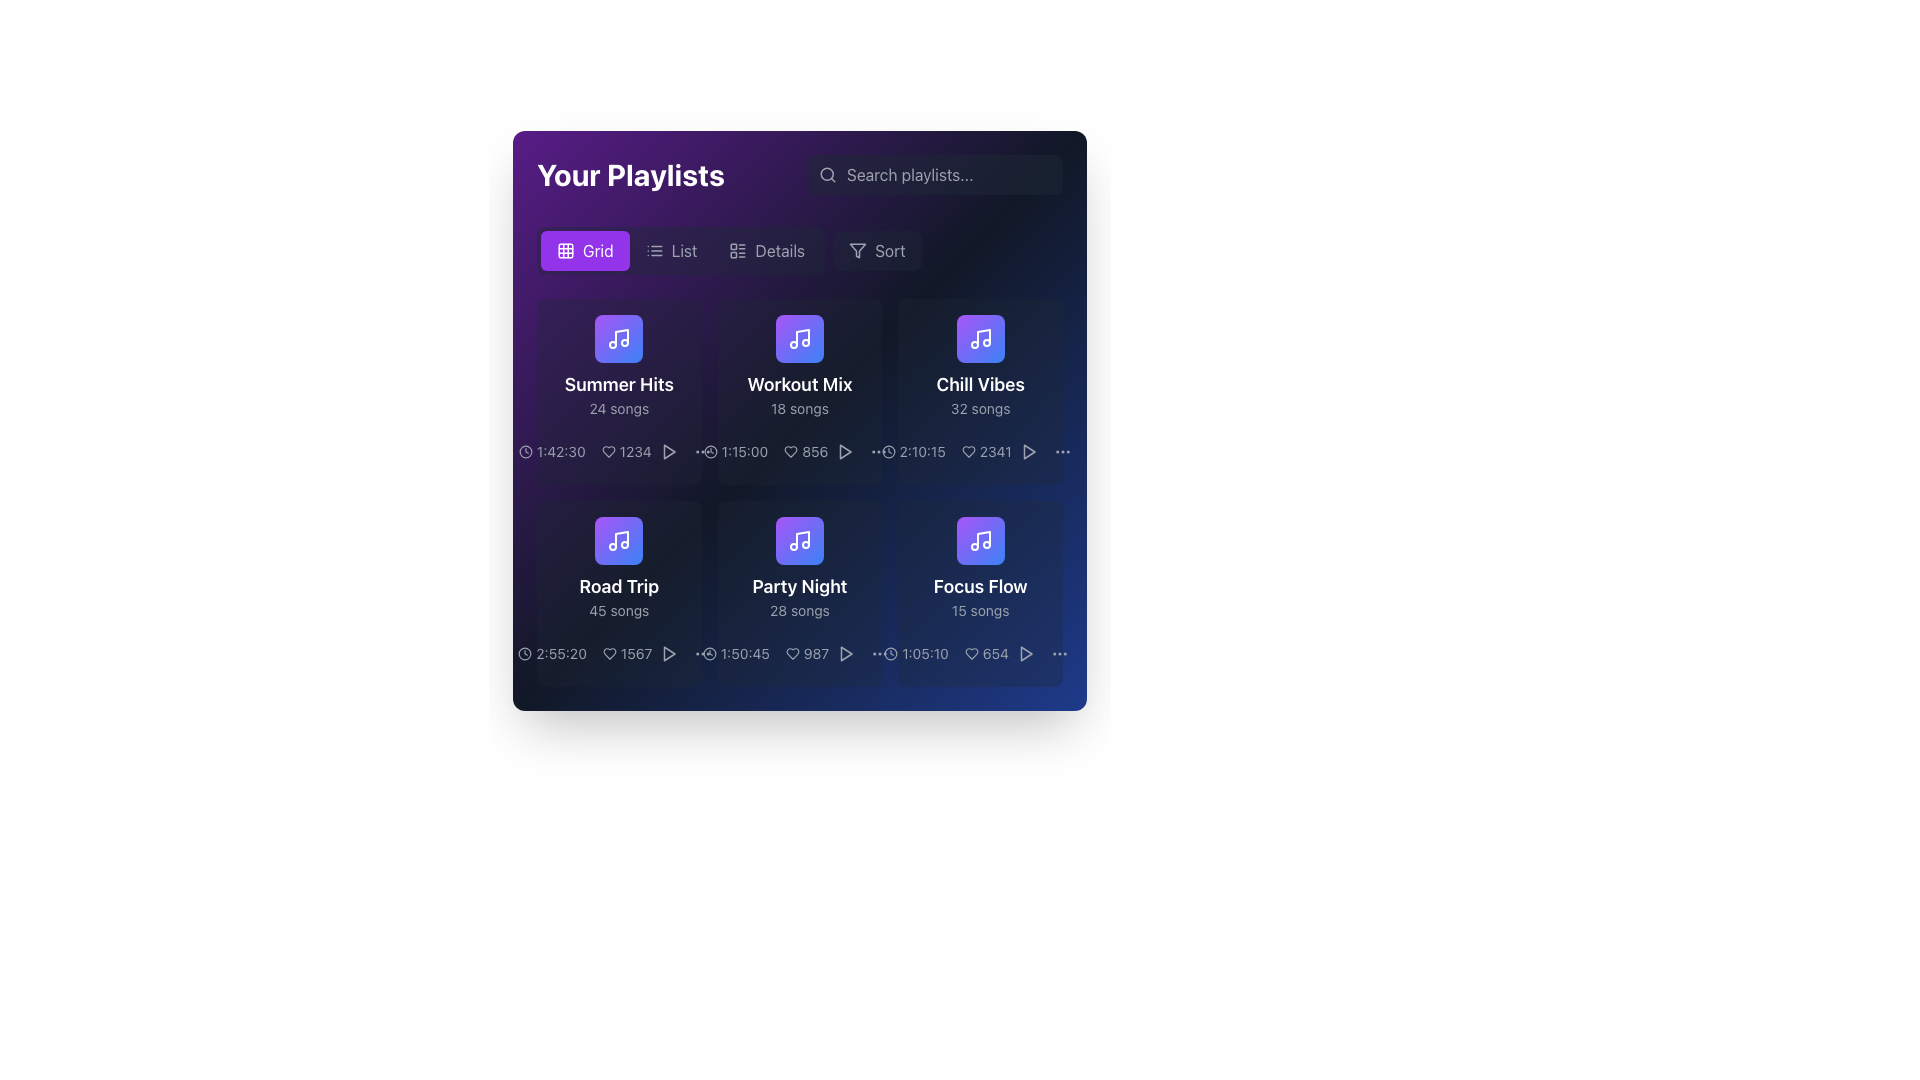  Describe the element at coordinates (800, 392) in the screenshot. I see `the 'Workout Mix' playlist item` at that location.